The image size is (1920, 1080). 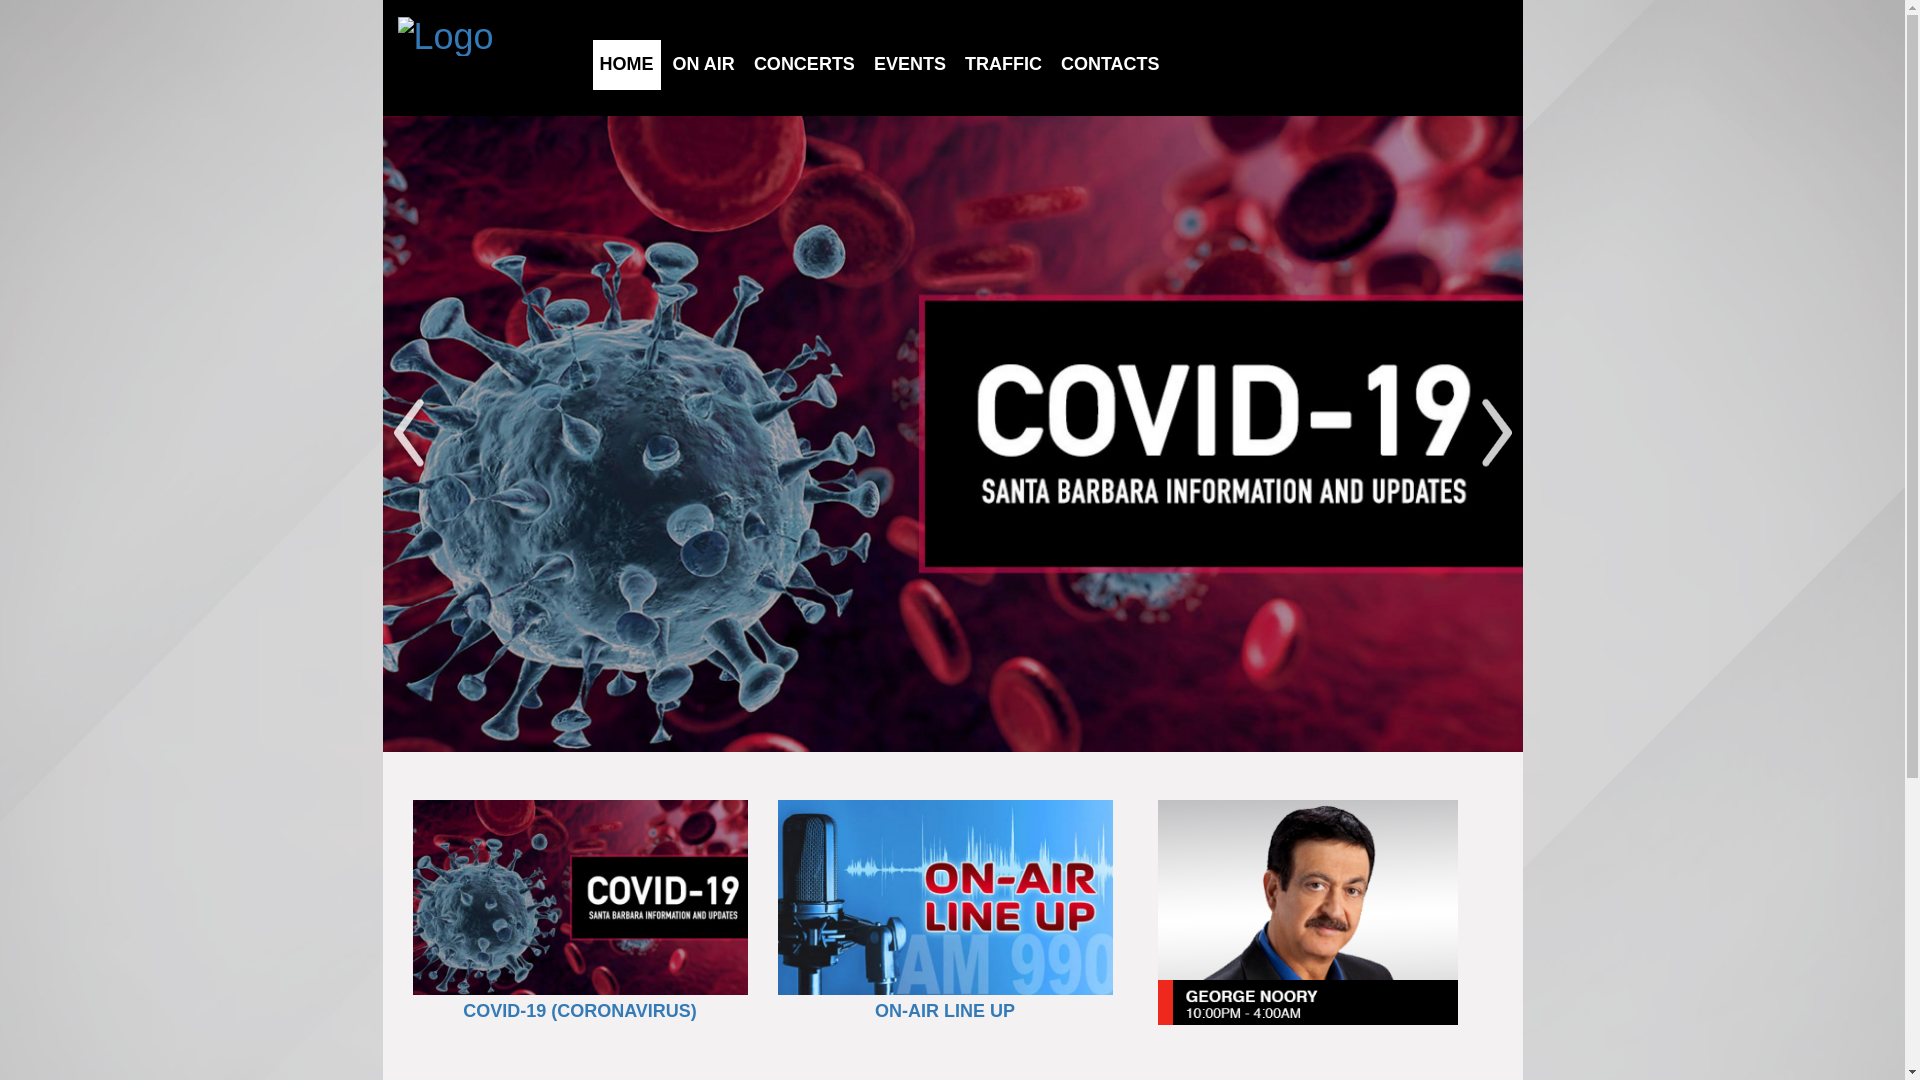 What do you see at coordinates (672, 63) in the screenshot?
I see `'ON AIR'` at bounding box center [672, 63].